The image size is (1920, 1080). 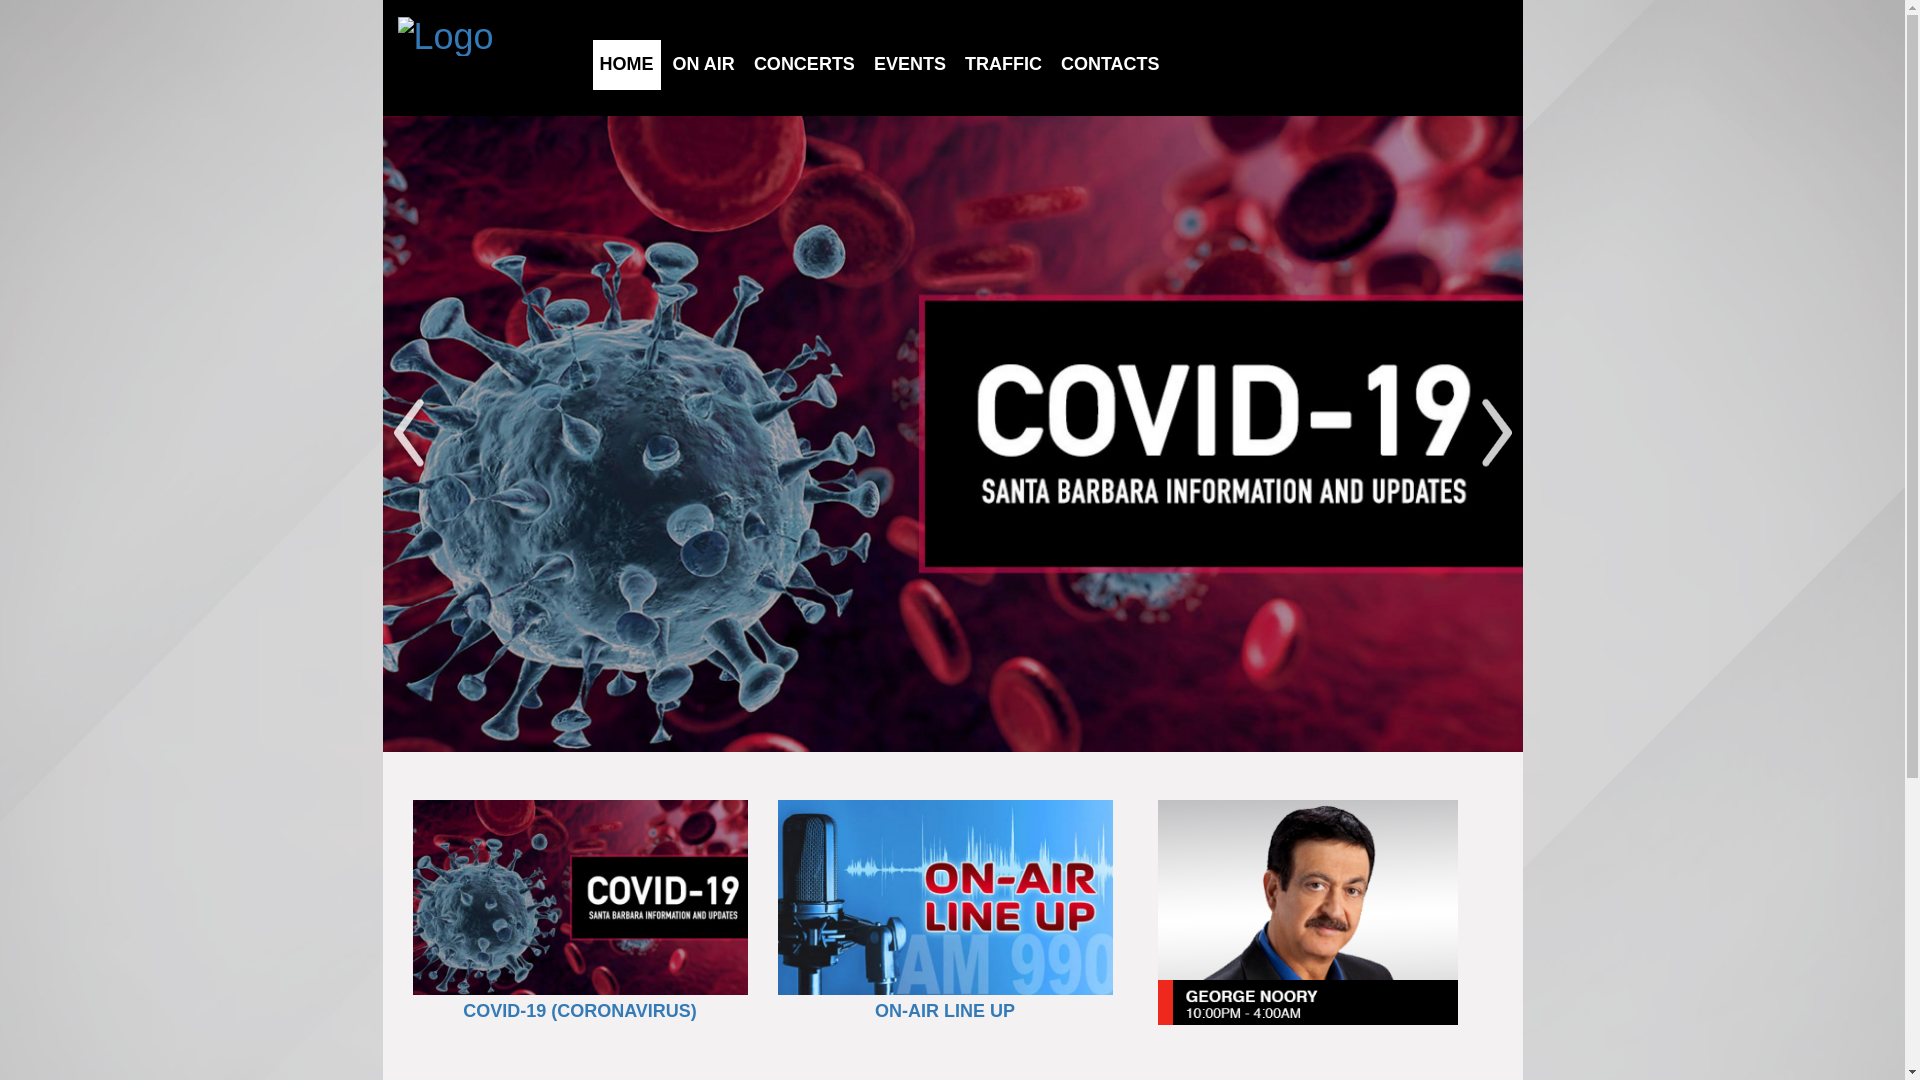 What do you see at coordinates (672, 63) in the screenshot?
I see `'ON AIR'` at bounding box center [672, 63].